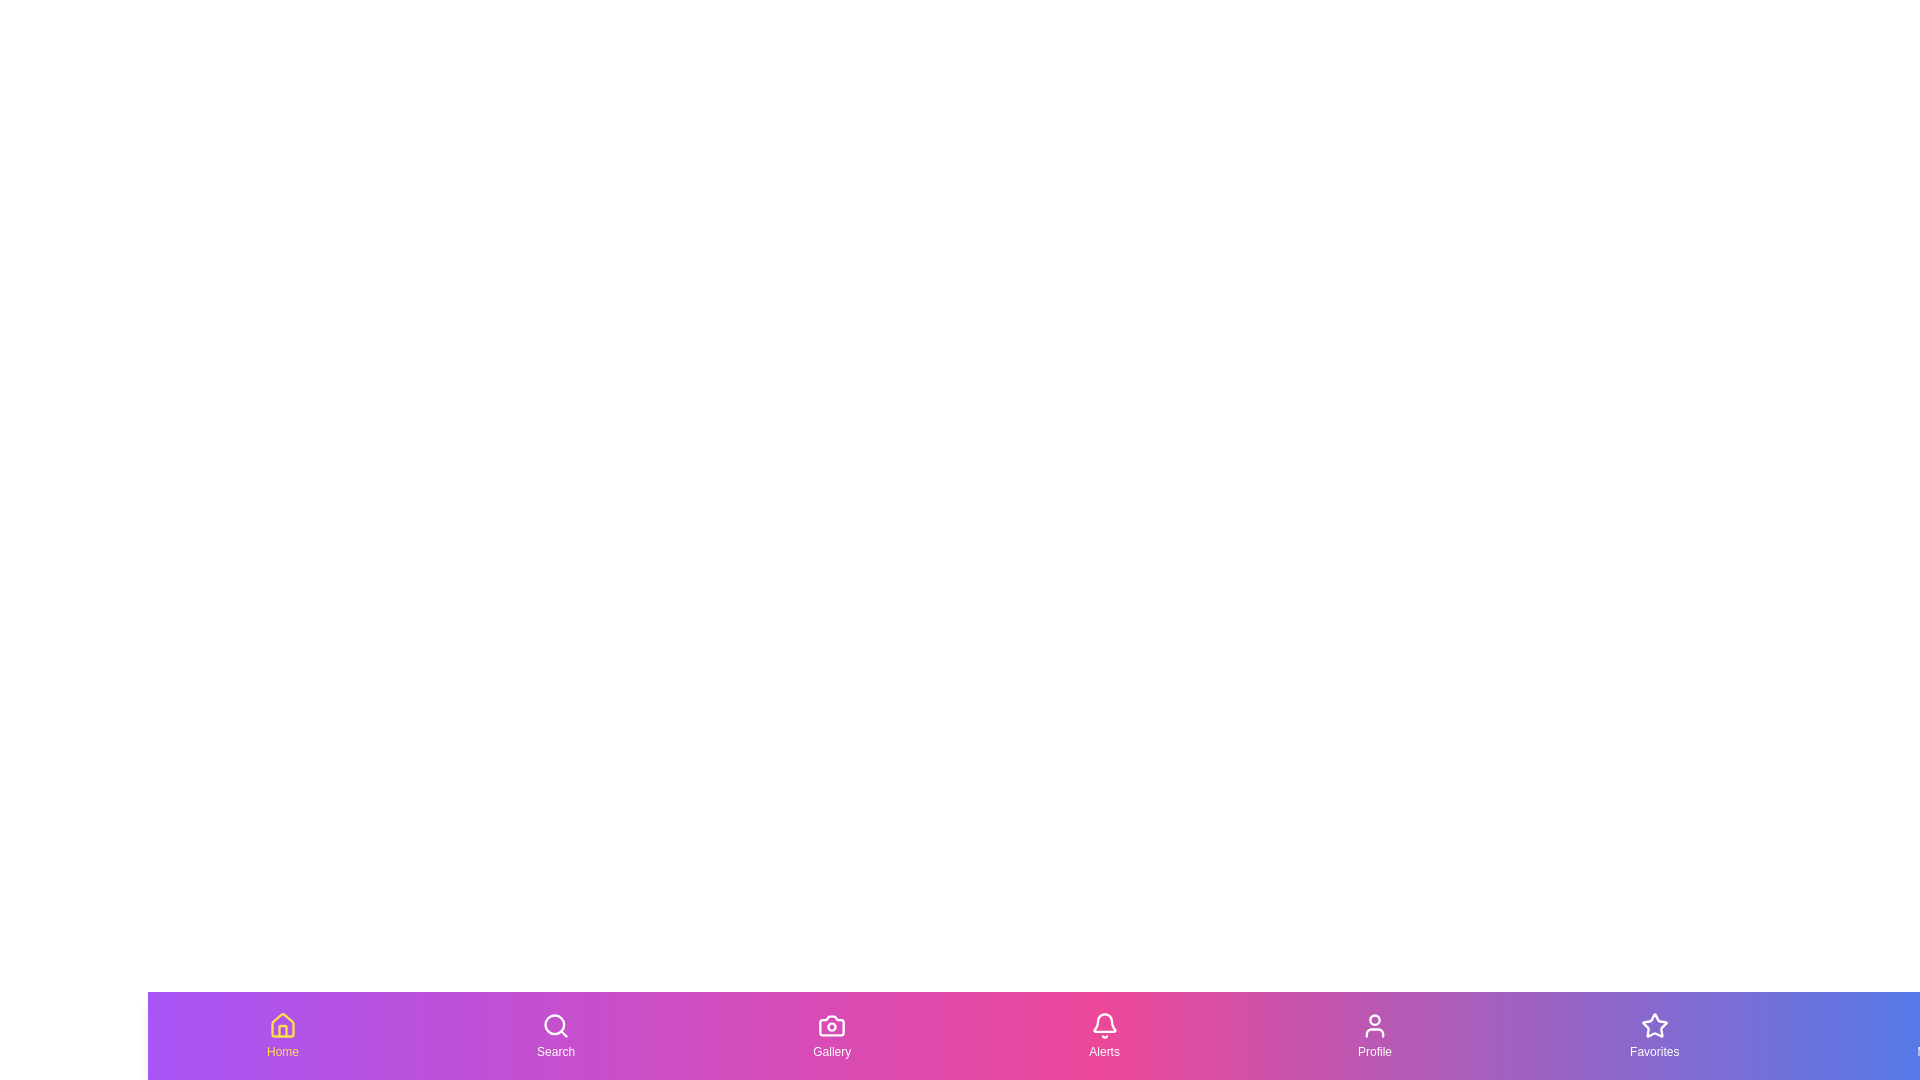 Image resolution: width=1920 pixels, height=1080 pixels. What do you see at coordinates (556, 1035) in the screenshot?
I see `the button labeled Search to observe the hover effect` at bounding box center [556, 1035].